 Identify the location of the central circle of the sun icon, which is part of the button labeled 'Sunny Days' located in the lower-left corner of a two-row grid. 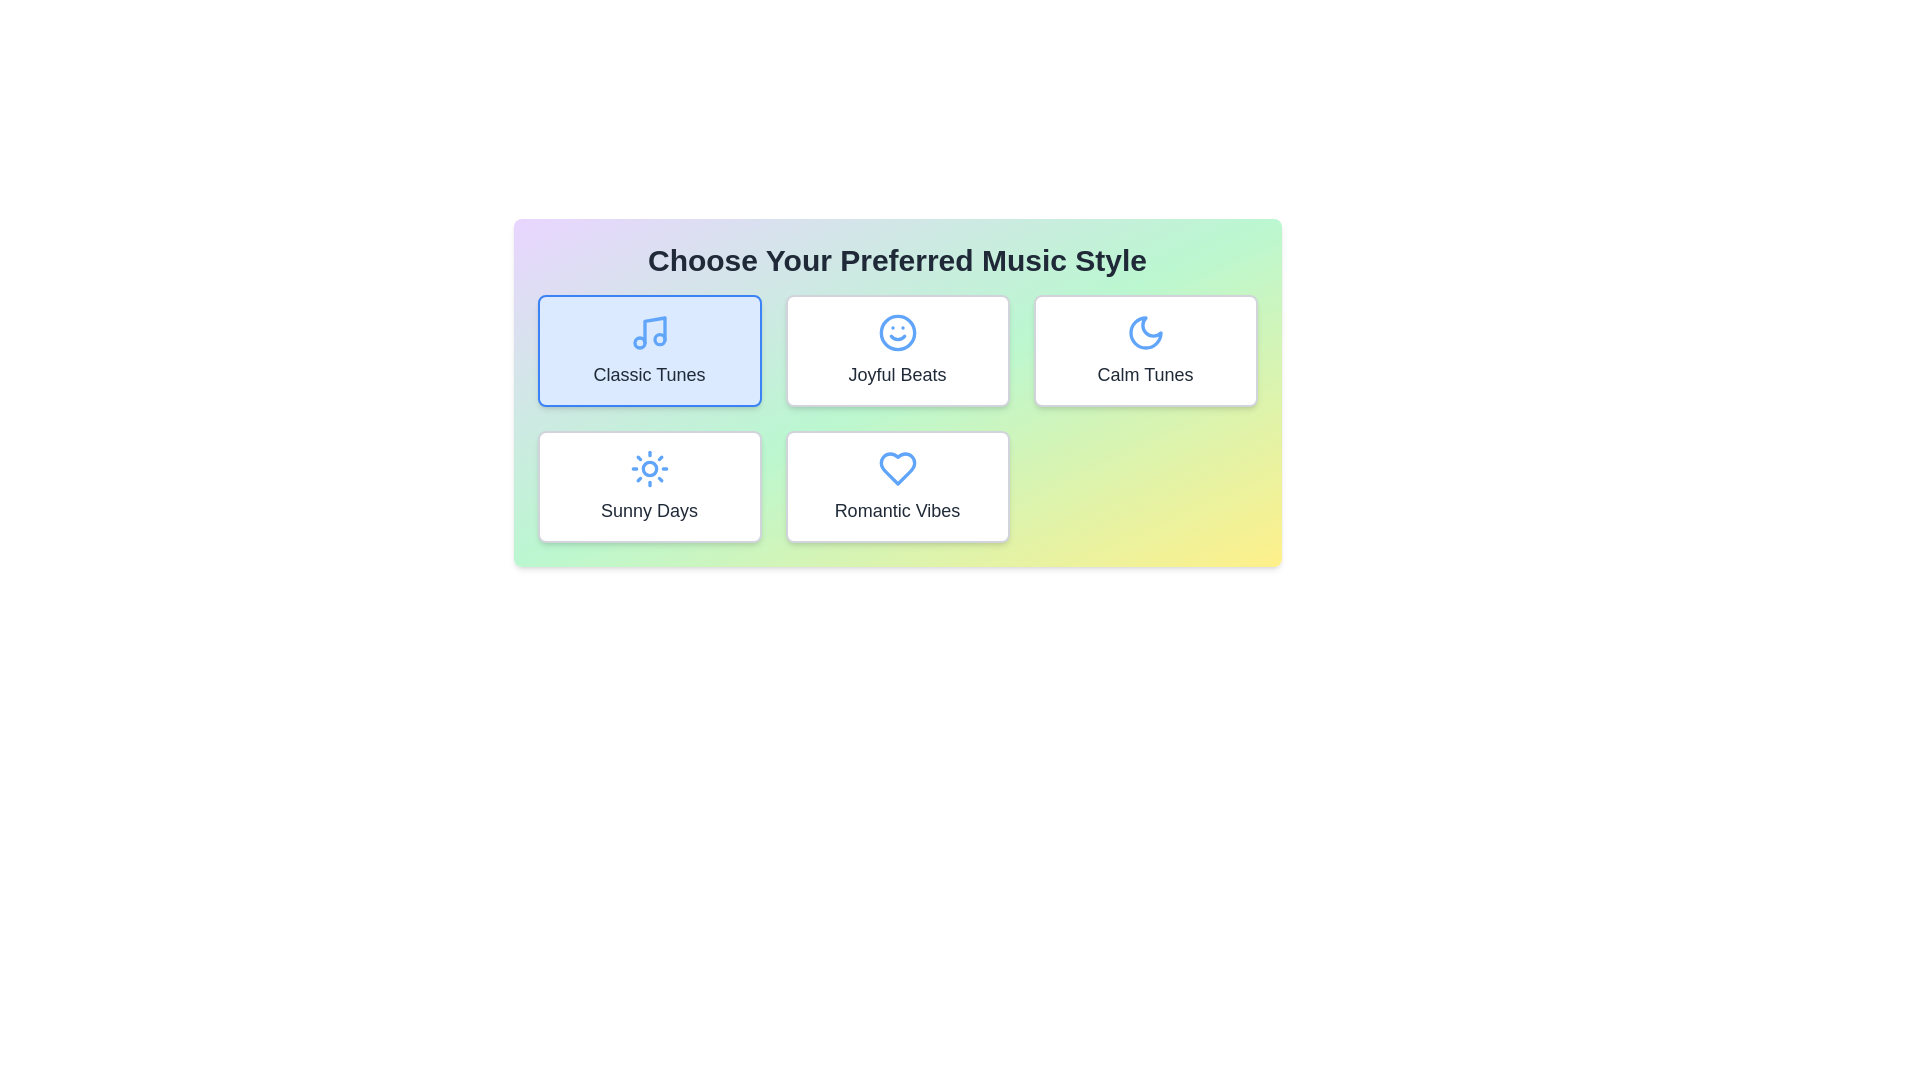
(649, 469).